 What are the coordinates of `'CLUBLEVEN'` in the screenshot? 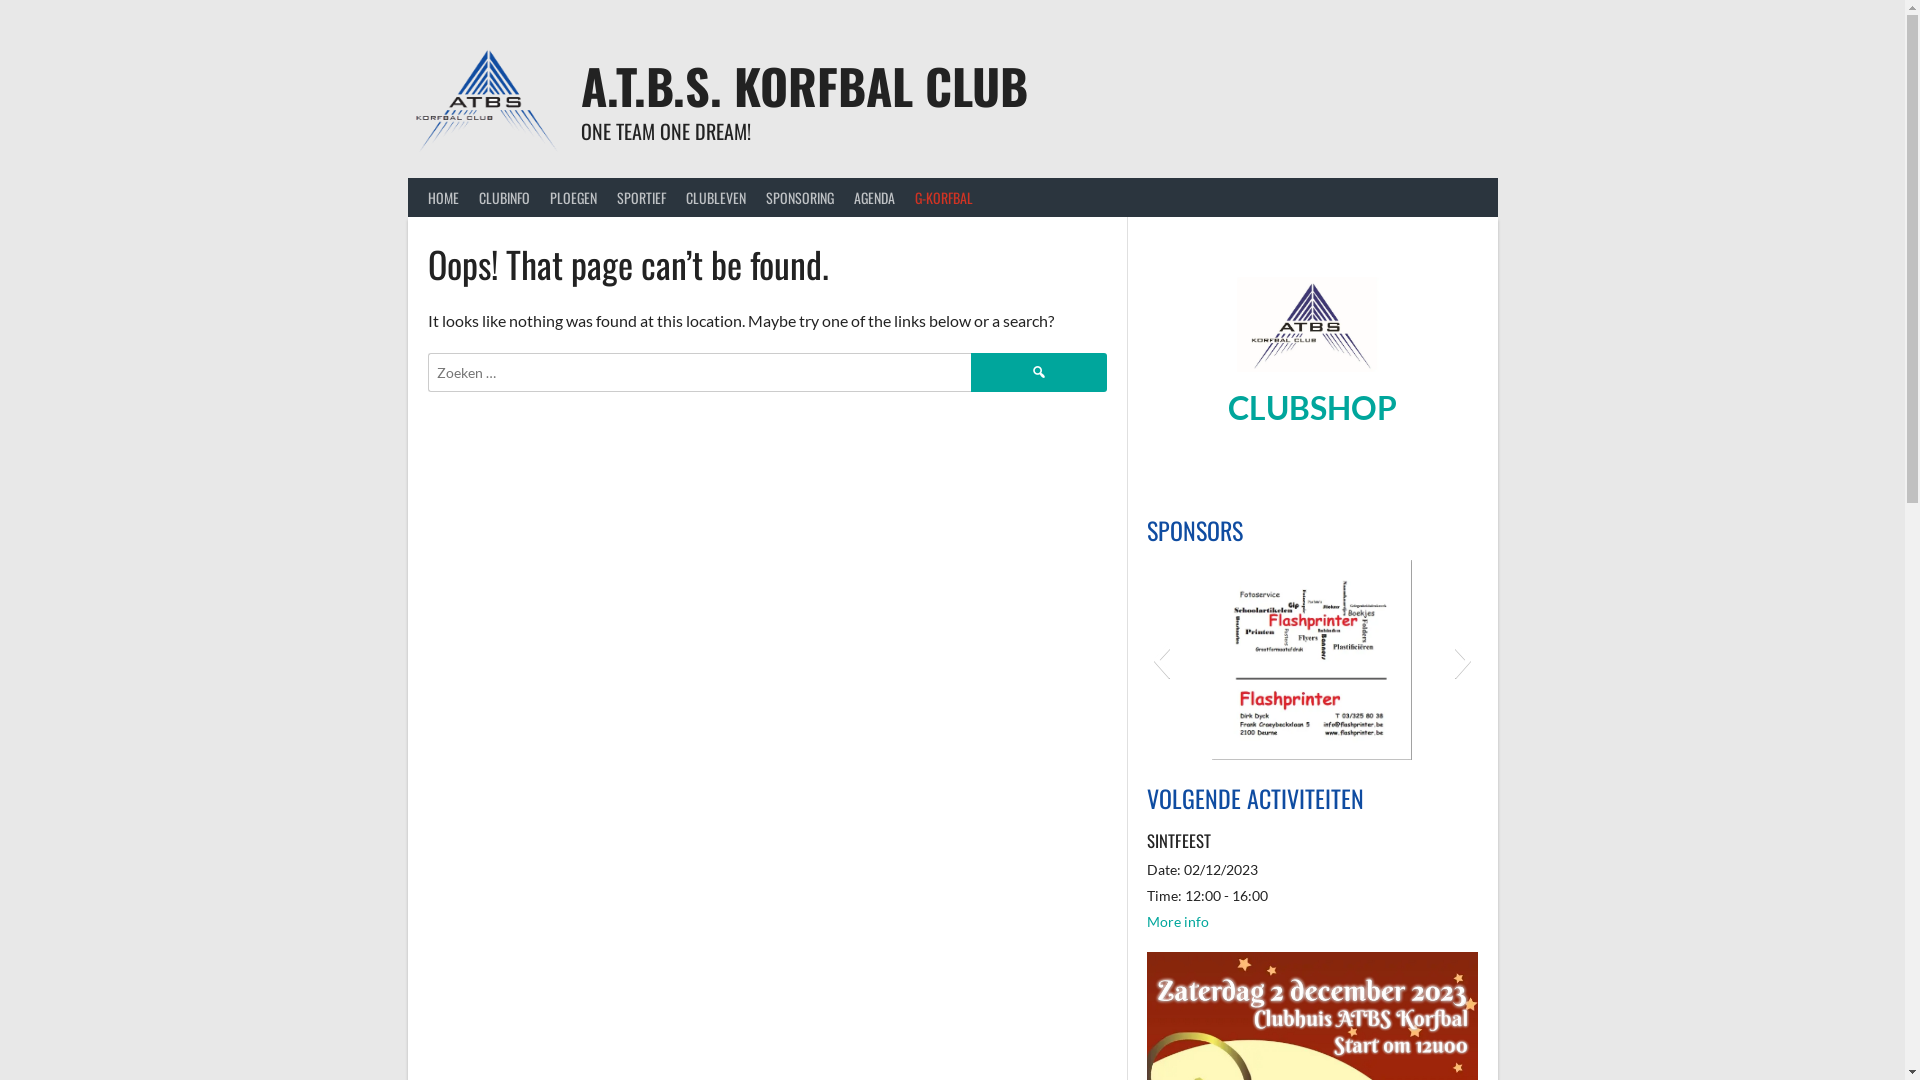 It's located at (715, 197).